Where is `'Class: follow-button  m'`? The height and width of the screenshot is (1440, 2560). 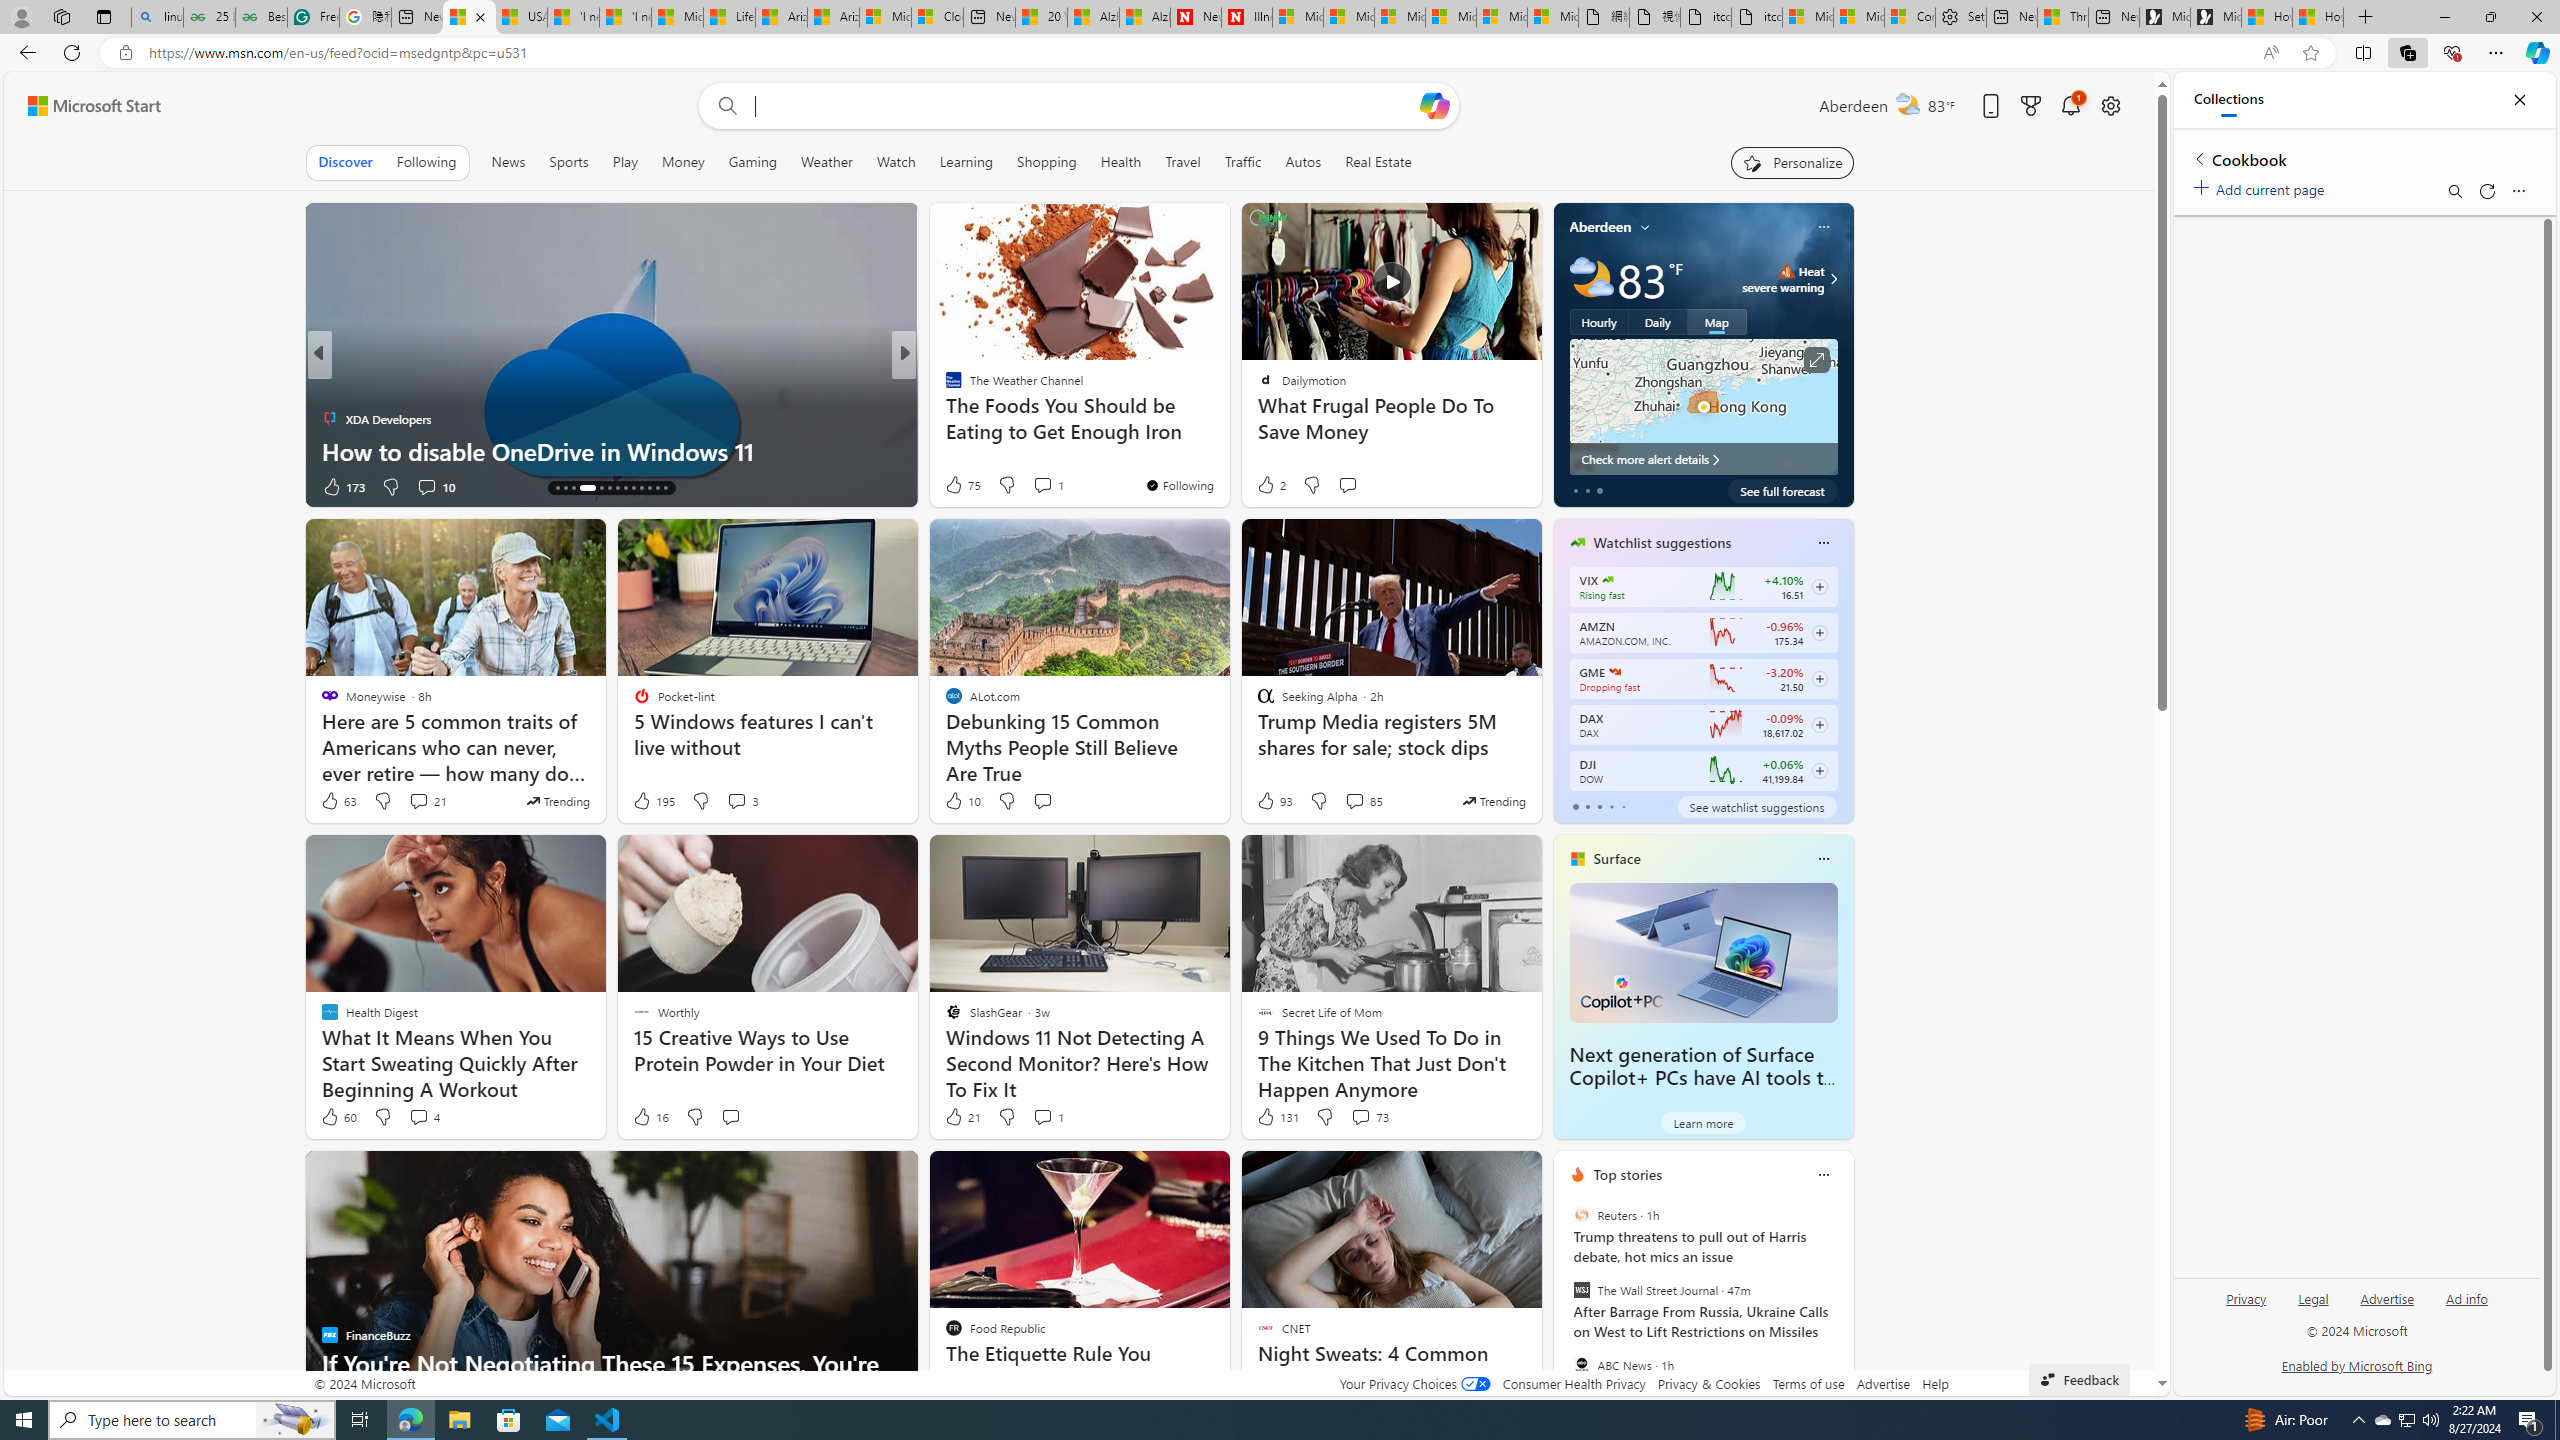
'Class: follow-button  m' is located at coordinates (1818, 770).